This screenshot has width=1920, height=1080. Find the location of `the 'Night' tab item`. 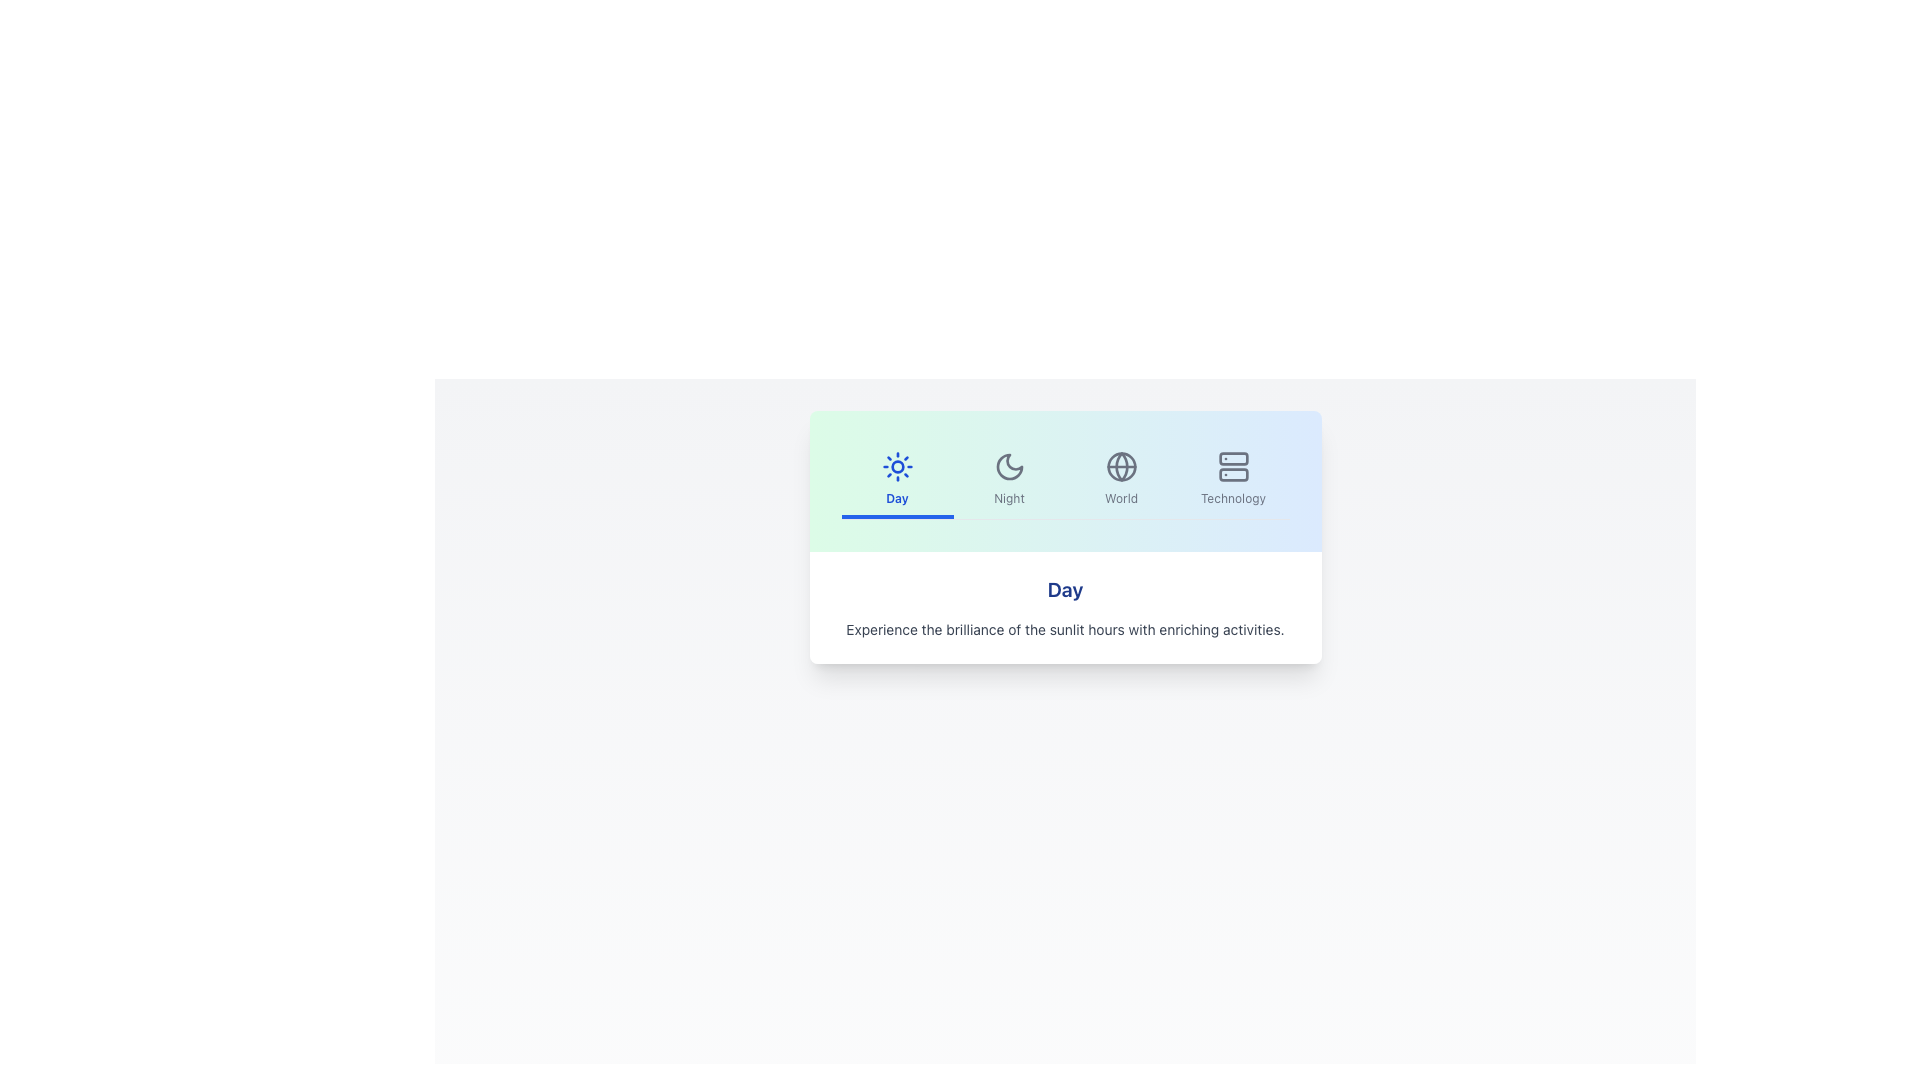

the 'Night' tab item is located at coordinates (1009, 481).